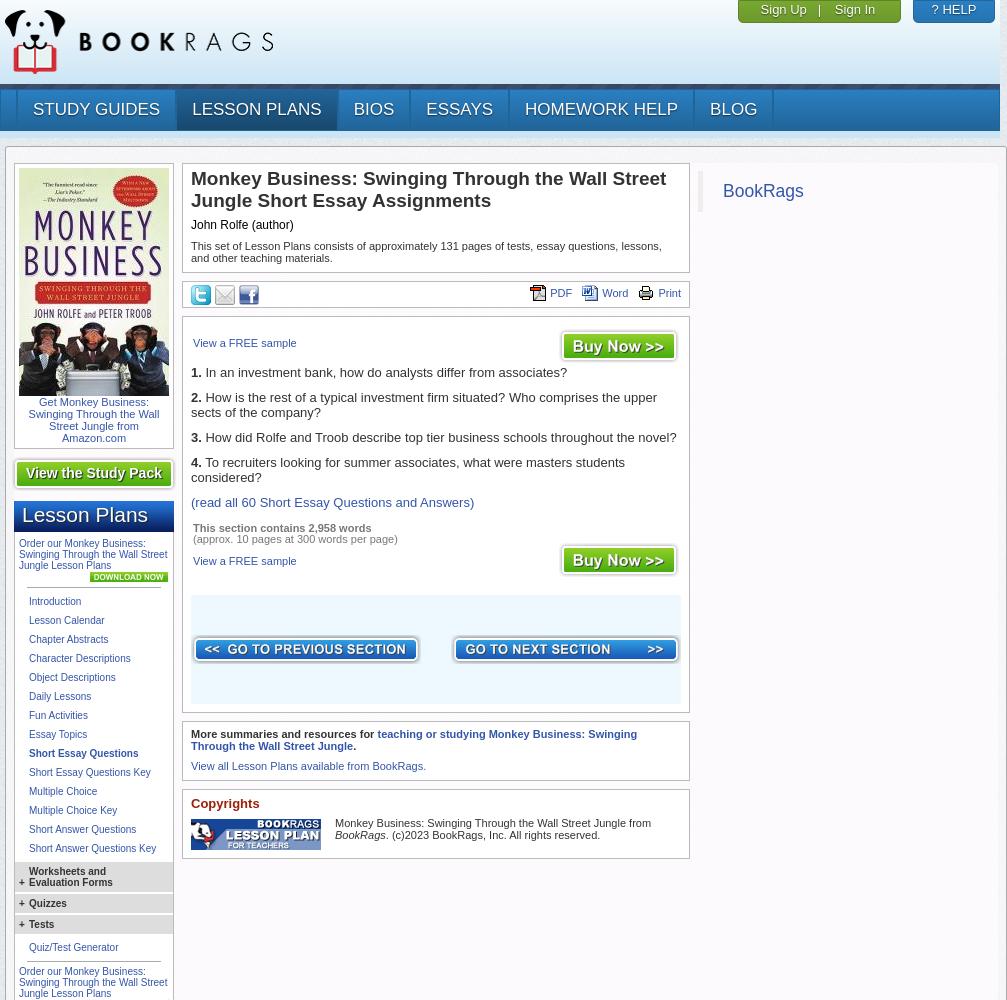 Image resolution: width=1007 pixels, height=1000 pixels. Describe the element at coordinates (424, 405) in the screenshot. I see `'How is the rest of a typical investment firm situated? Who comprises the upper sects of the company?'` at that location.